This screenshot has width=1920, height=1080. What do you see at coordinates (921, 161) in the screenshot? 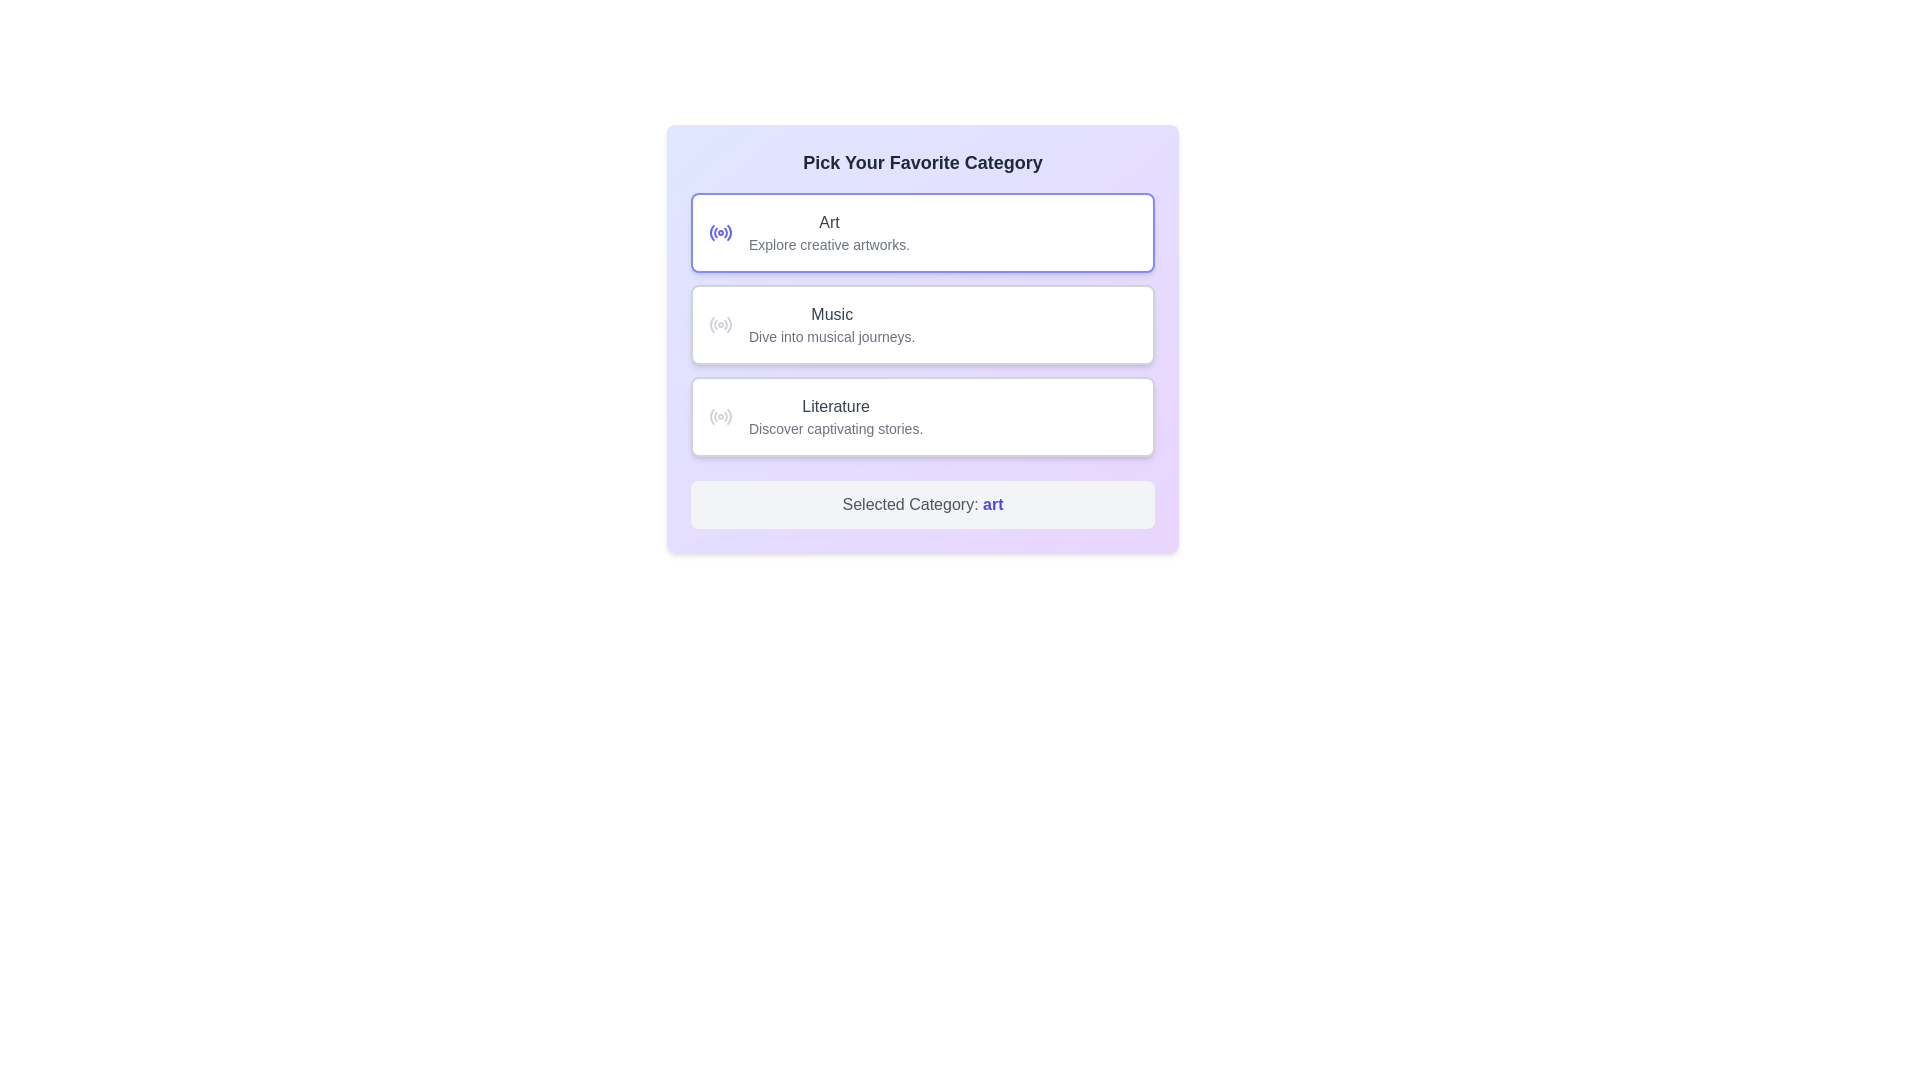
I see `text heading 'Pick Your Favorite Category' which is displayed in bold and large font at the top of a card layout` at bounding box center [921, 161].